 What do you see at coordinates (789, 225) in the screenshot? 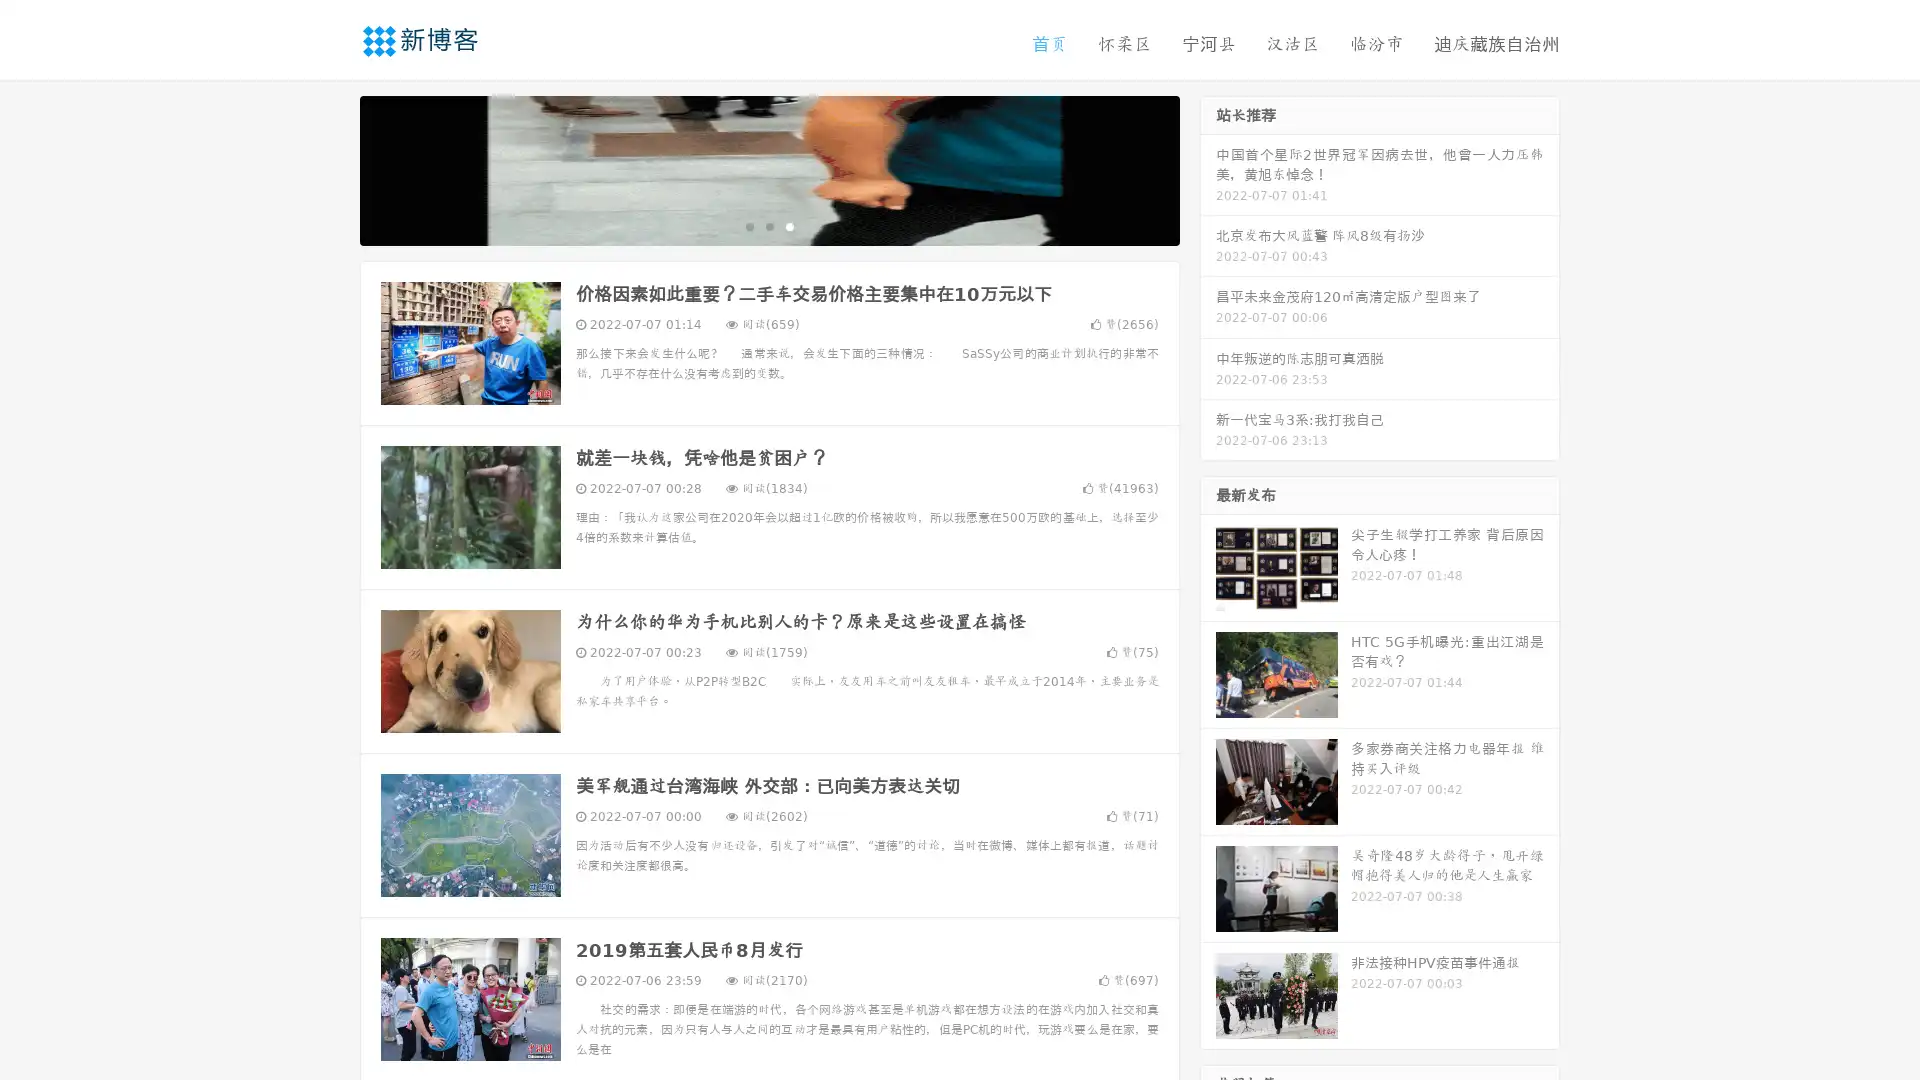
I see `Go to slide 3` at bounding box center [789, 225].